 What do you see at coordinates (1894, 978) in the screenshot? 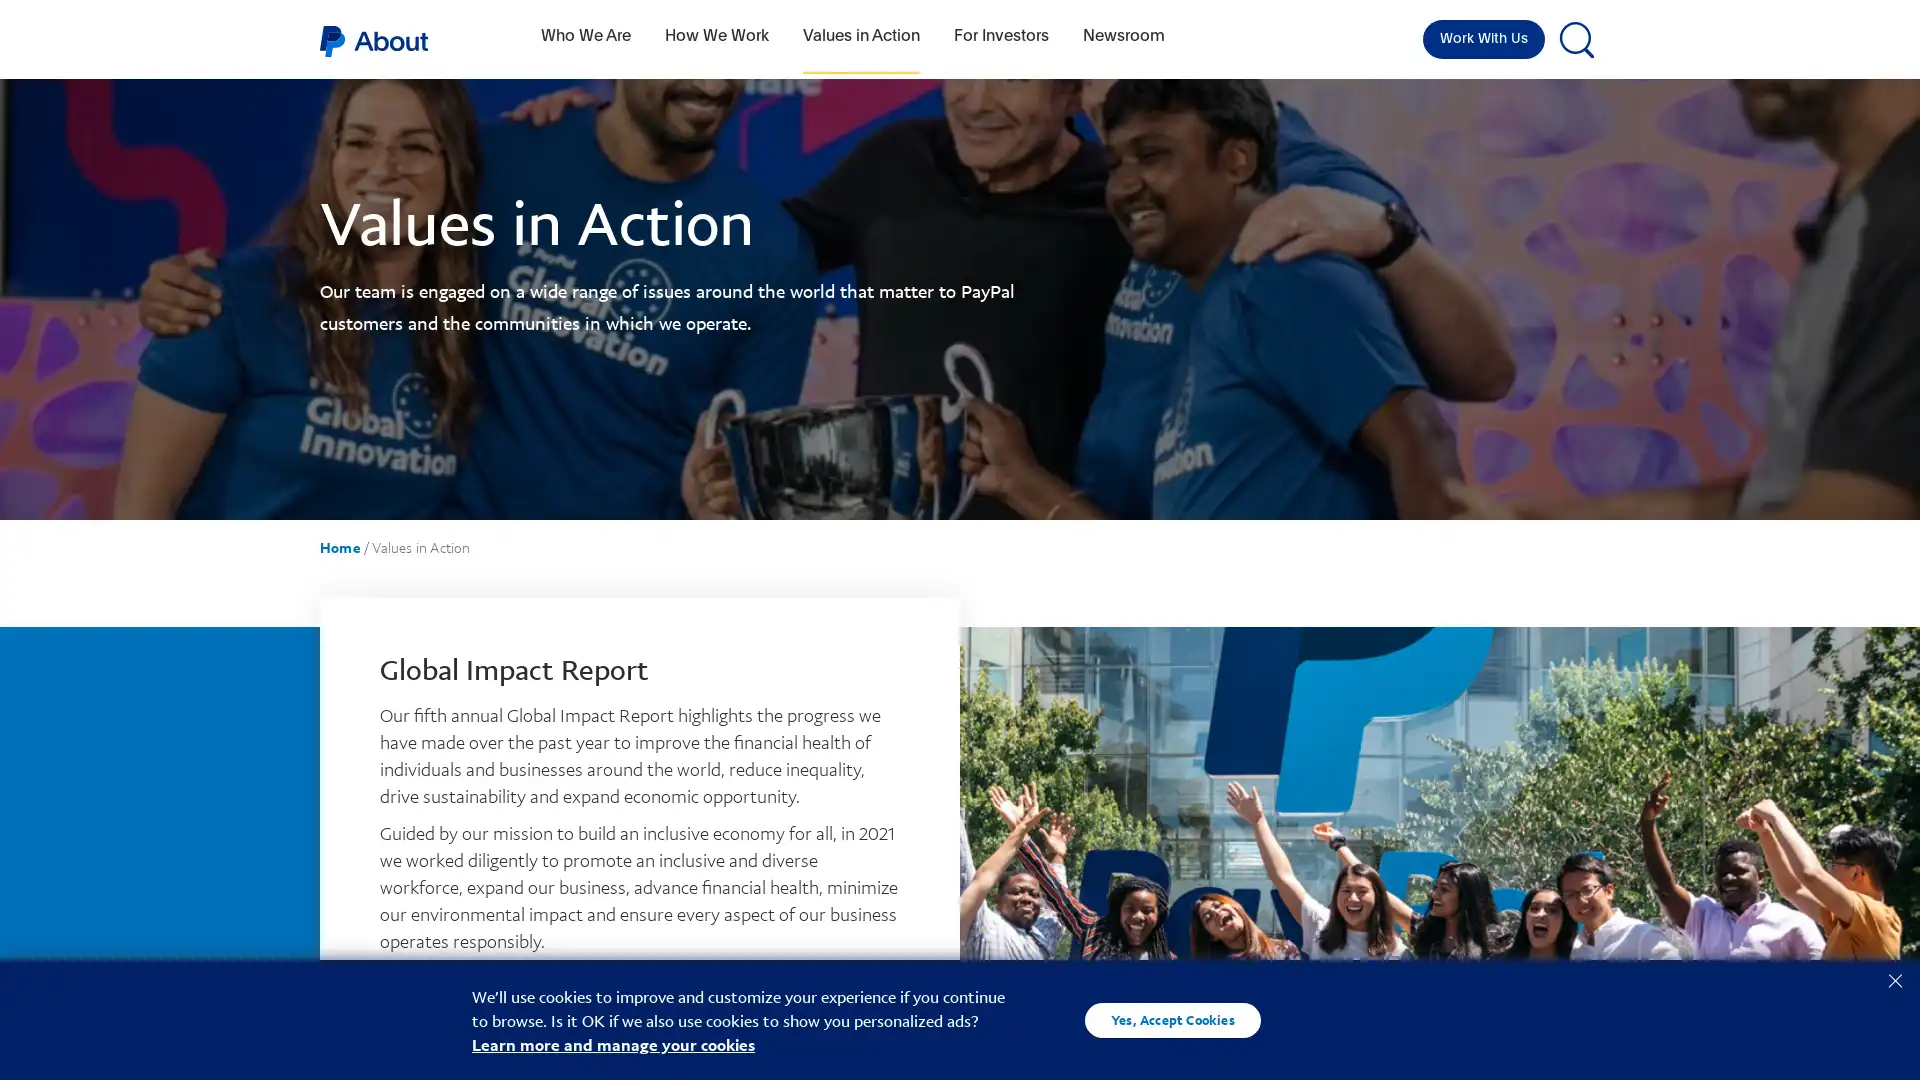
I see `close disclaimer` at bounding box center [1894, 978].